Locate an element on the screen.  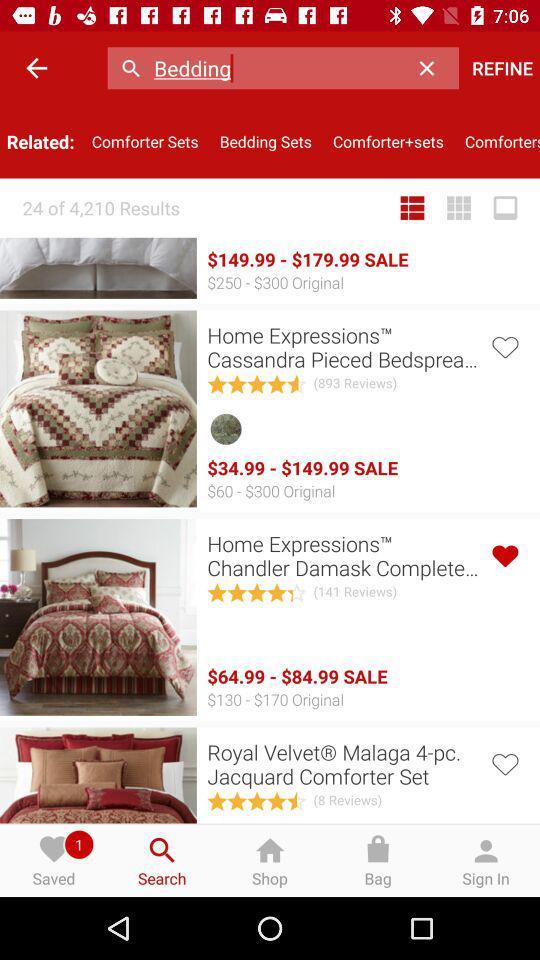
icon next to comforter sets icon is located at coordinates (265, 140).